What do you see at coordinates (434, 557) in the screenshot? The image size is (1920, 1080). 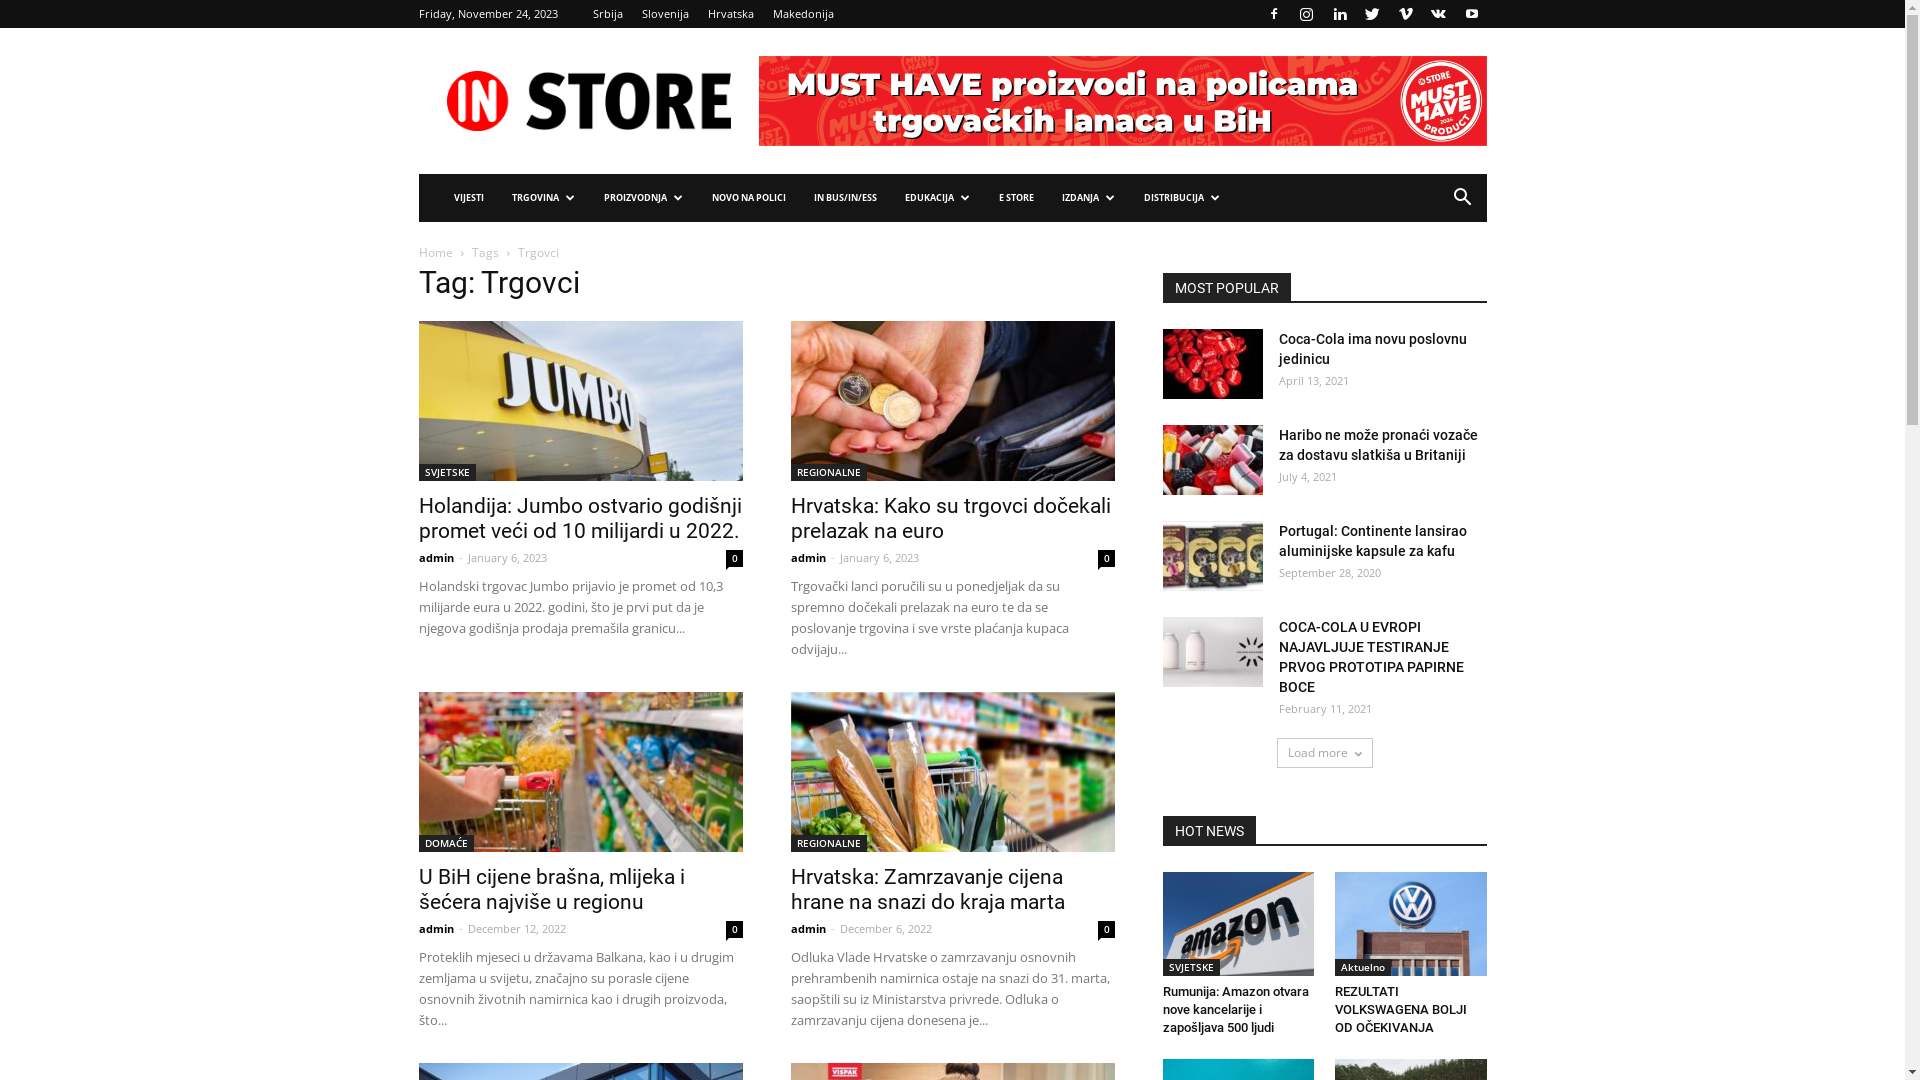 I see `'admin'` at bounding box center [434, 557].